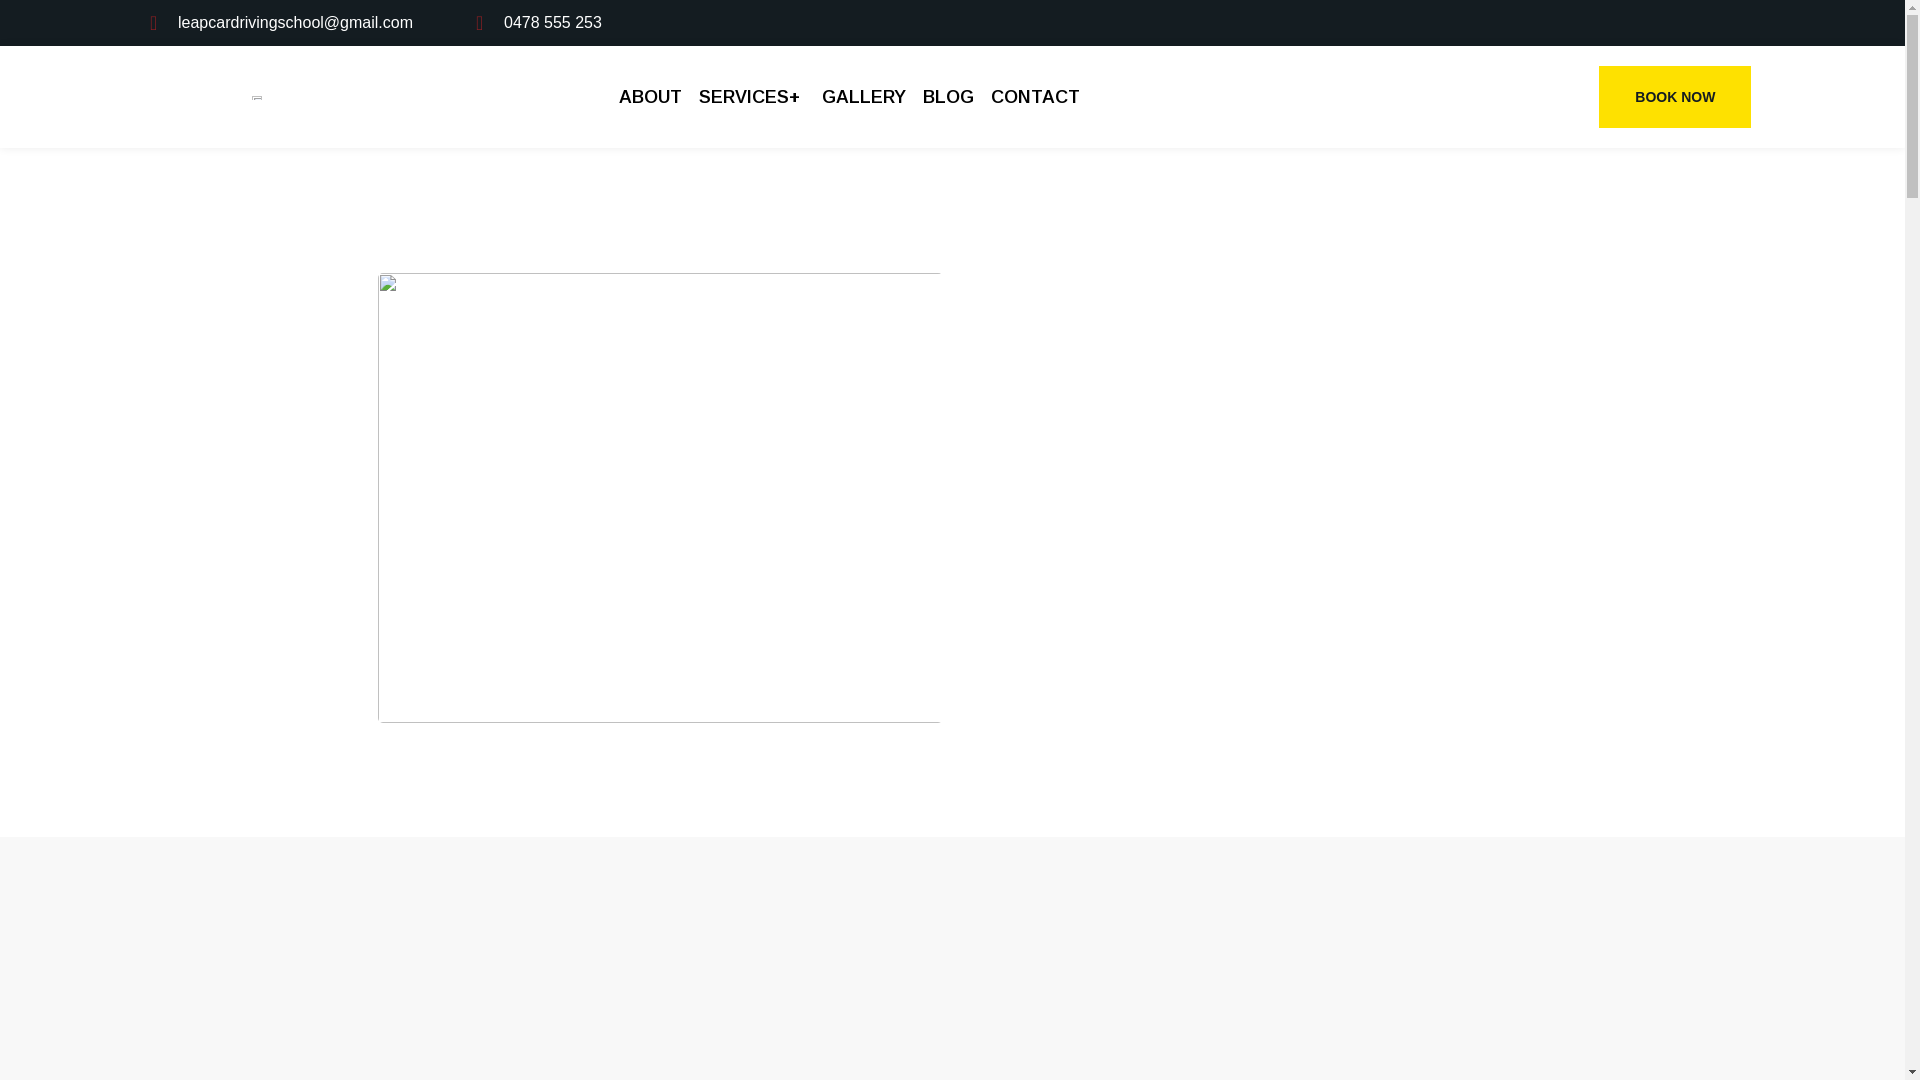 This screenshot has height=1080, width=1920. Describe the element at coordinates (1032, 96) in the screenshot. I see `'CONTACT'` at that location.